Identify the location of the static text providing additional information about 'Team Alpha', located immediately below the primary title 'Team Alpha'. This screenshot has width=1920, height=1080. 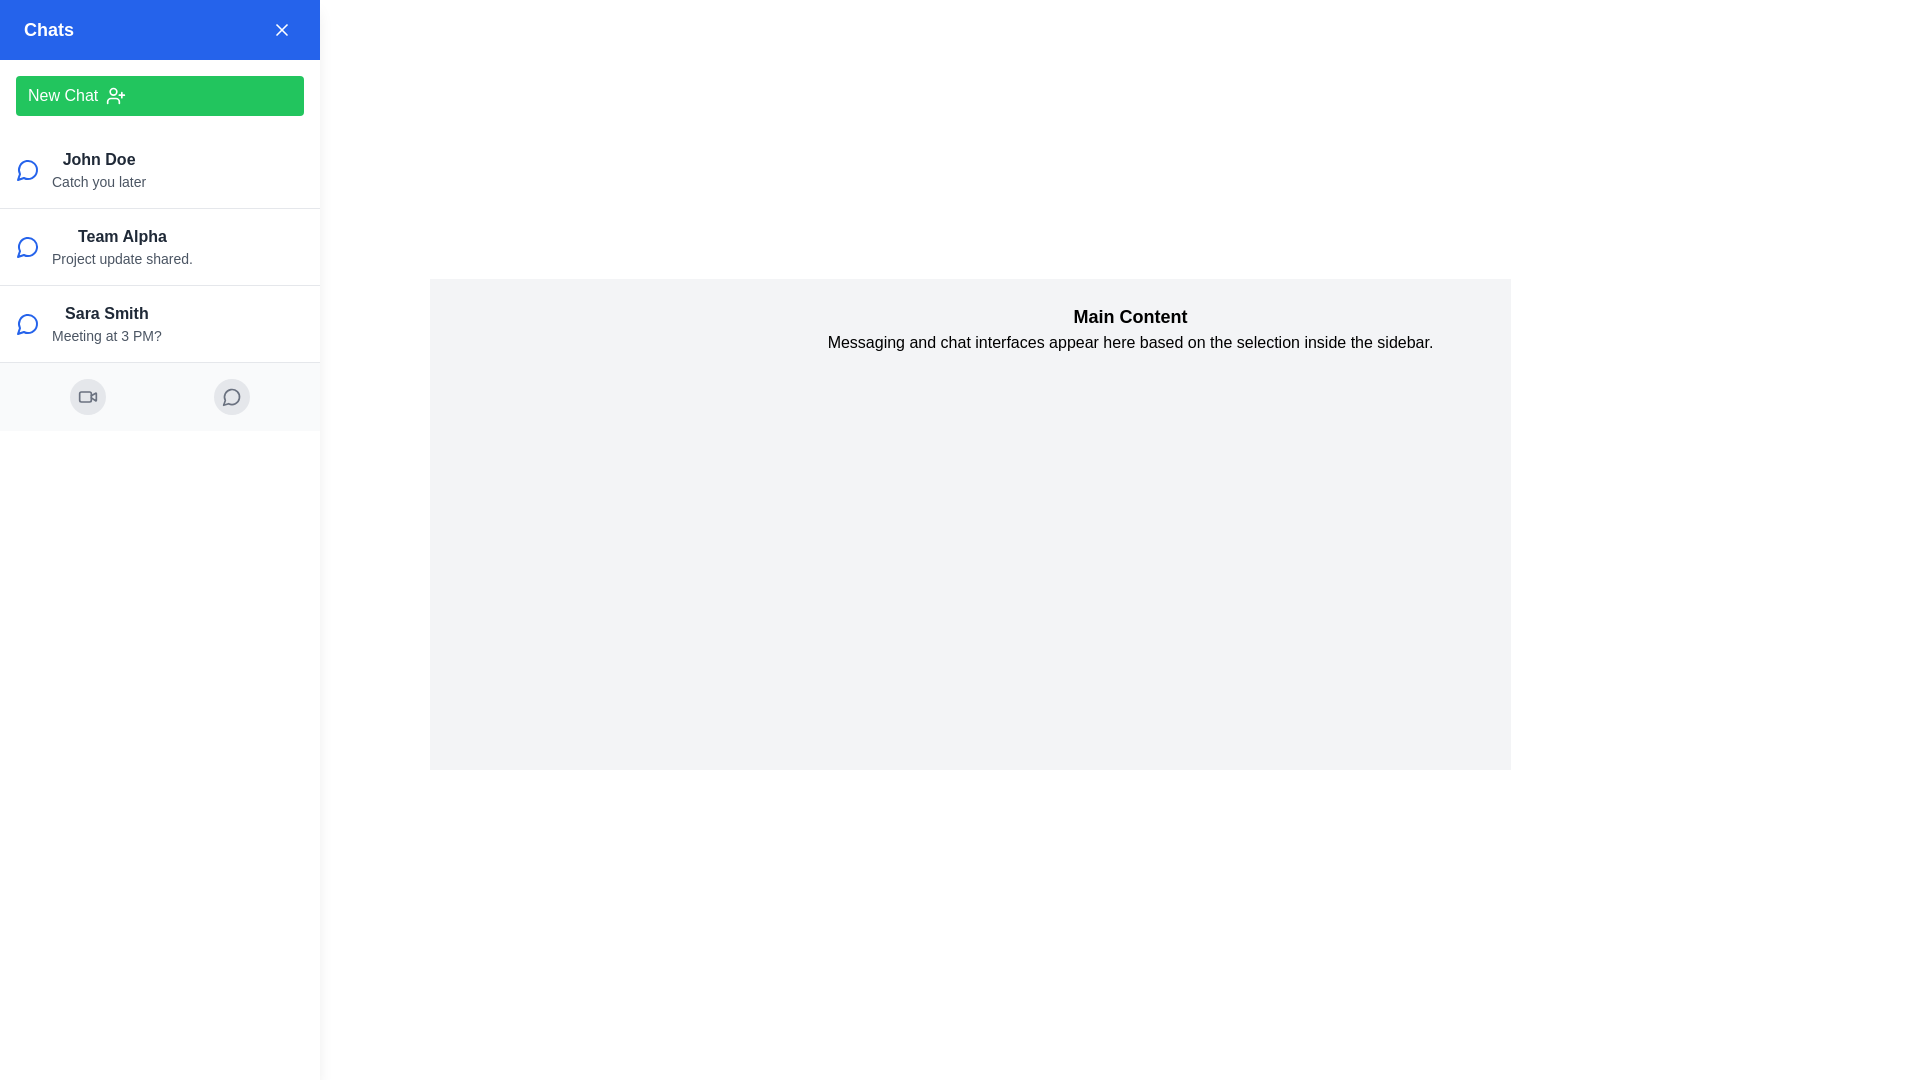
(121, 257).